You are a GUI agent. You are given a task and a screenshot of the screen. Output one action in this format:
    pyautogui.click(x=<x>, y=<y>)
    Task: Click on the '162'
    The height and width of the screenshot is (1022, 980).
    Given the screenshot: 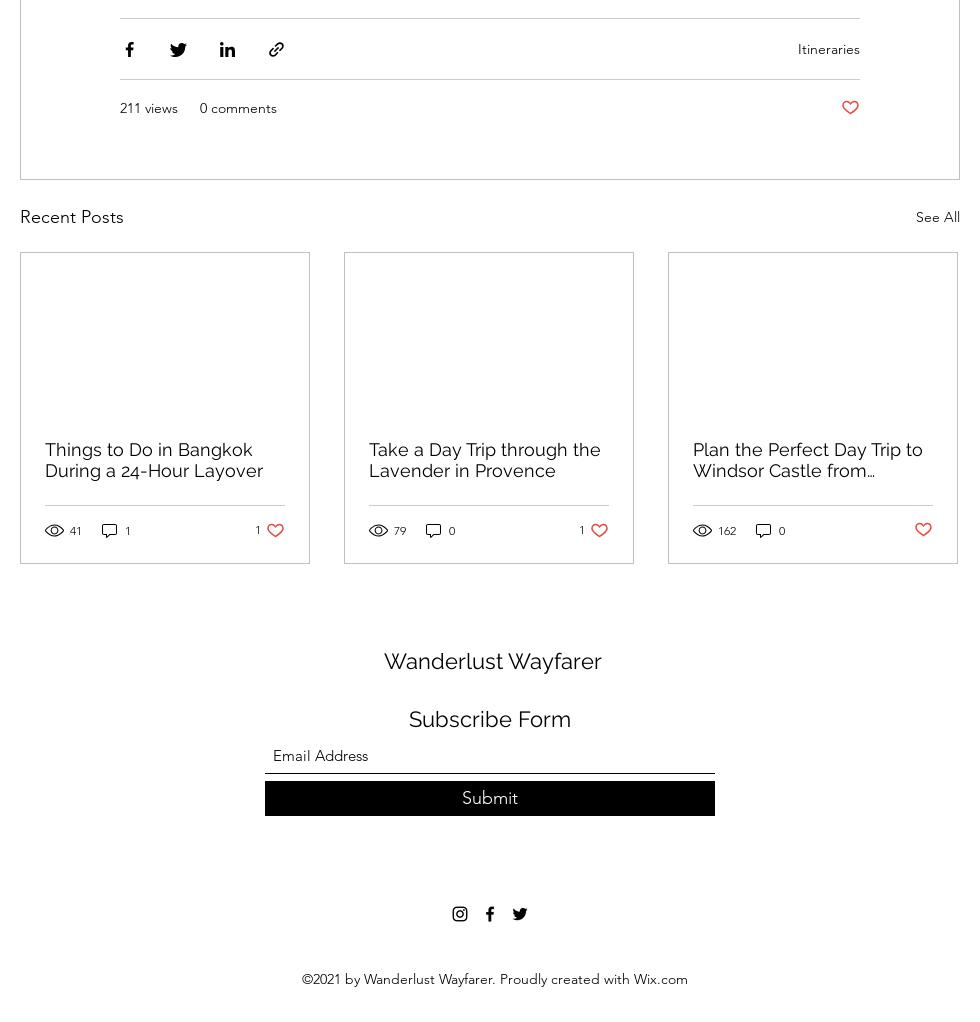 What is the action you would take?
    pyautogui.click(x=726, y=528)
    